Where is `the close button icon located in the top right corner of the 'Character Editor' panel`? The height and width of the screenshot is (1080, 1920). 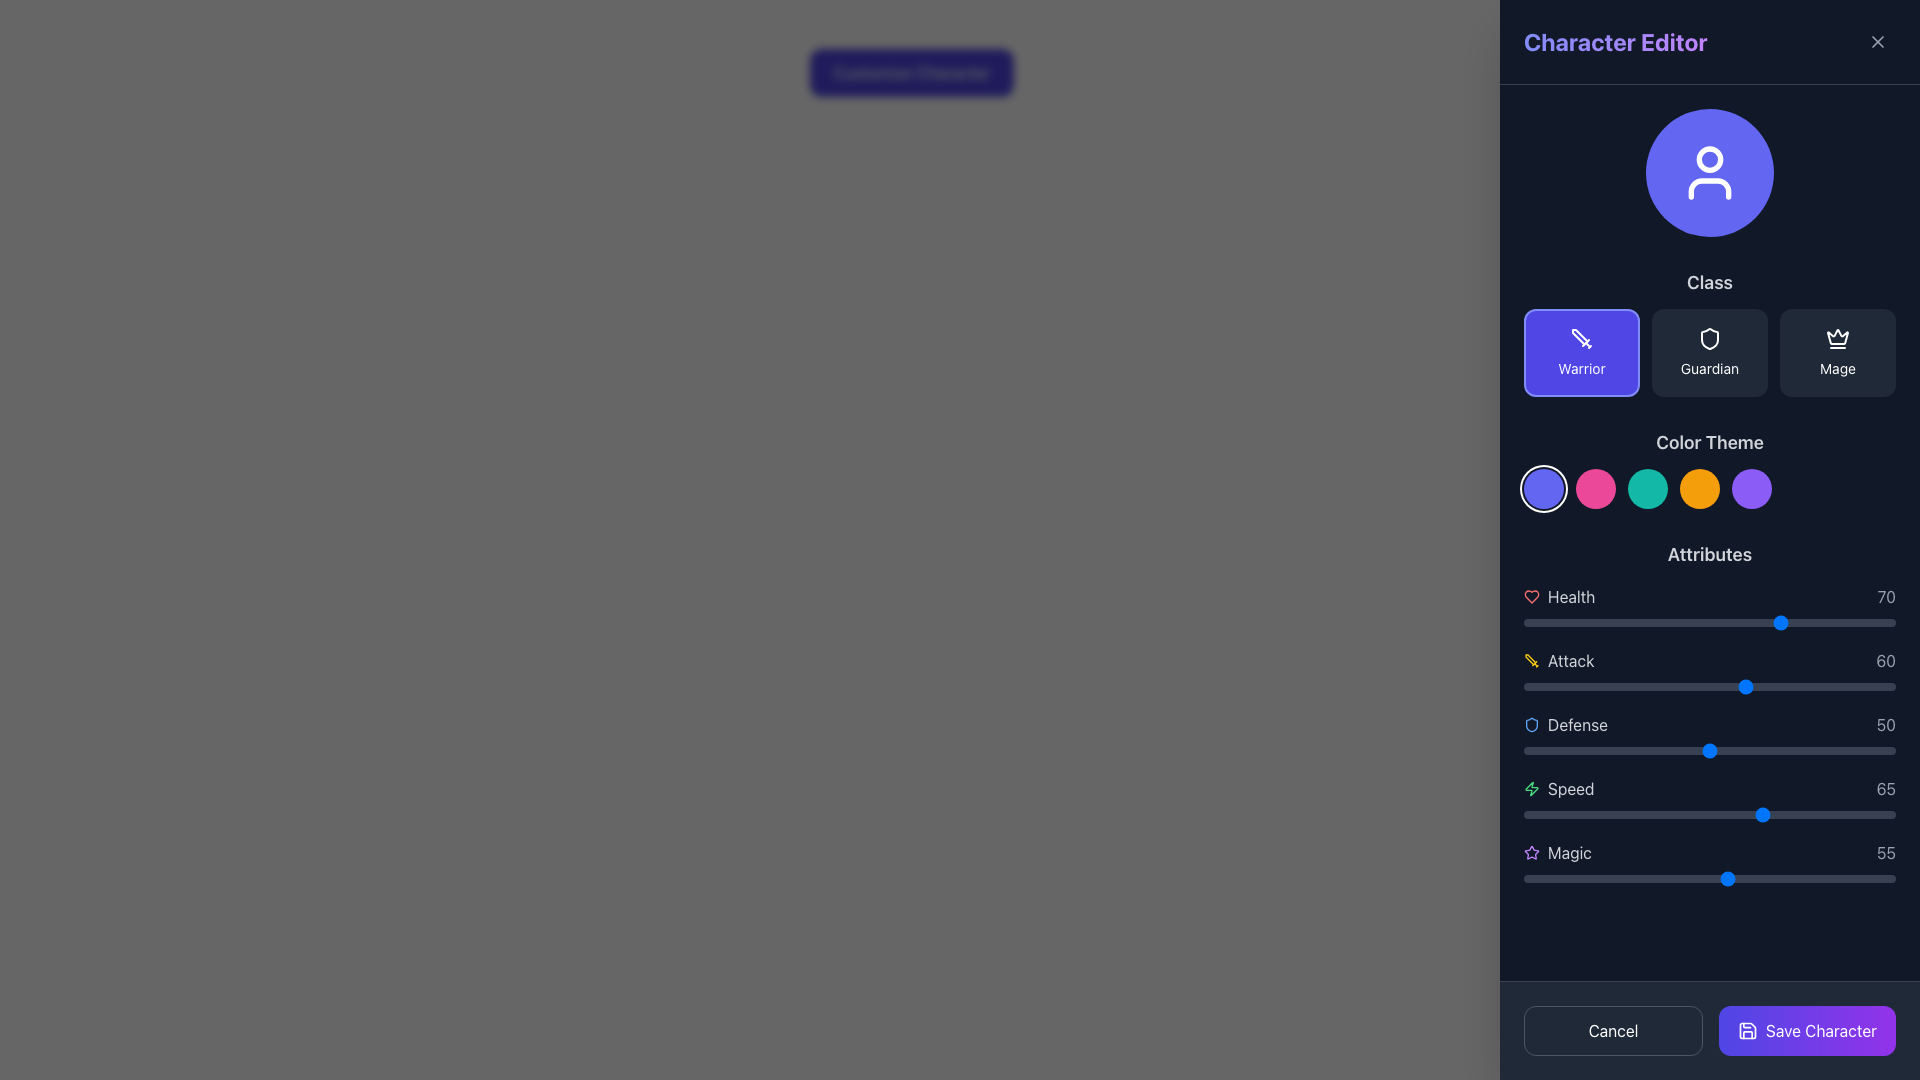
the close button icon located in the top right corner of the 'Character Editor' panel is located at coordinates (1876, 42).